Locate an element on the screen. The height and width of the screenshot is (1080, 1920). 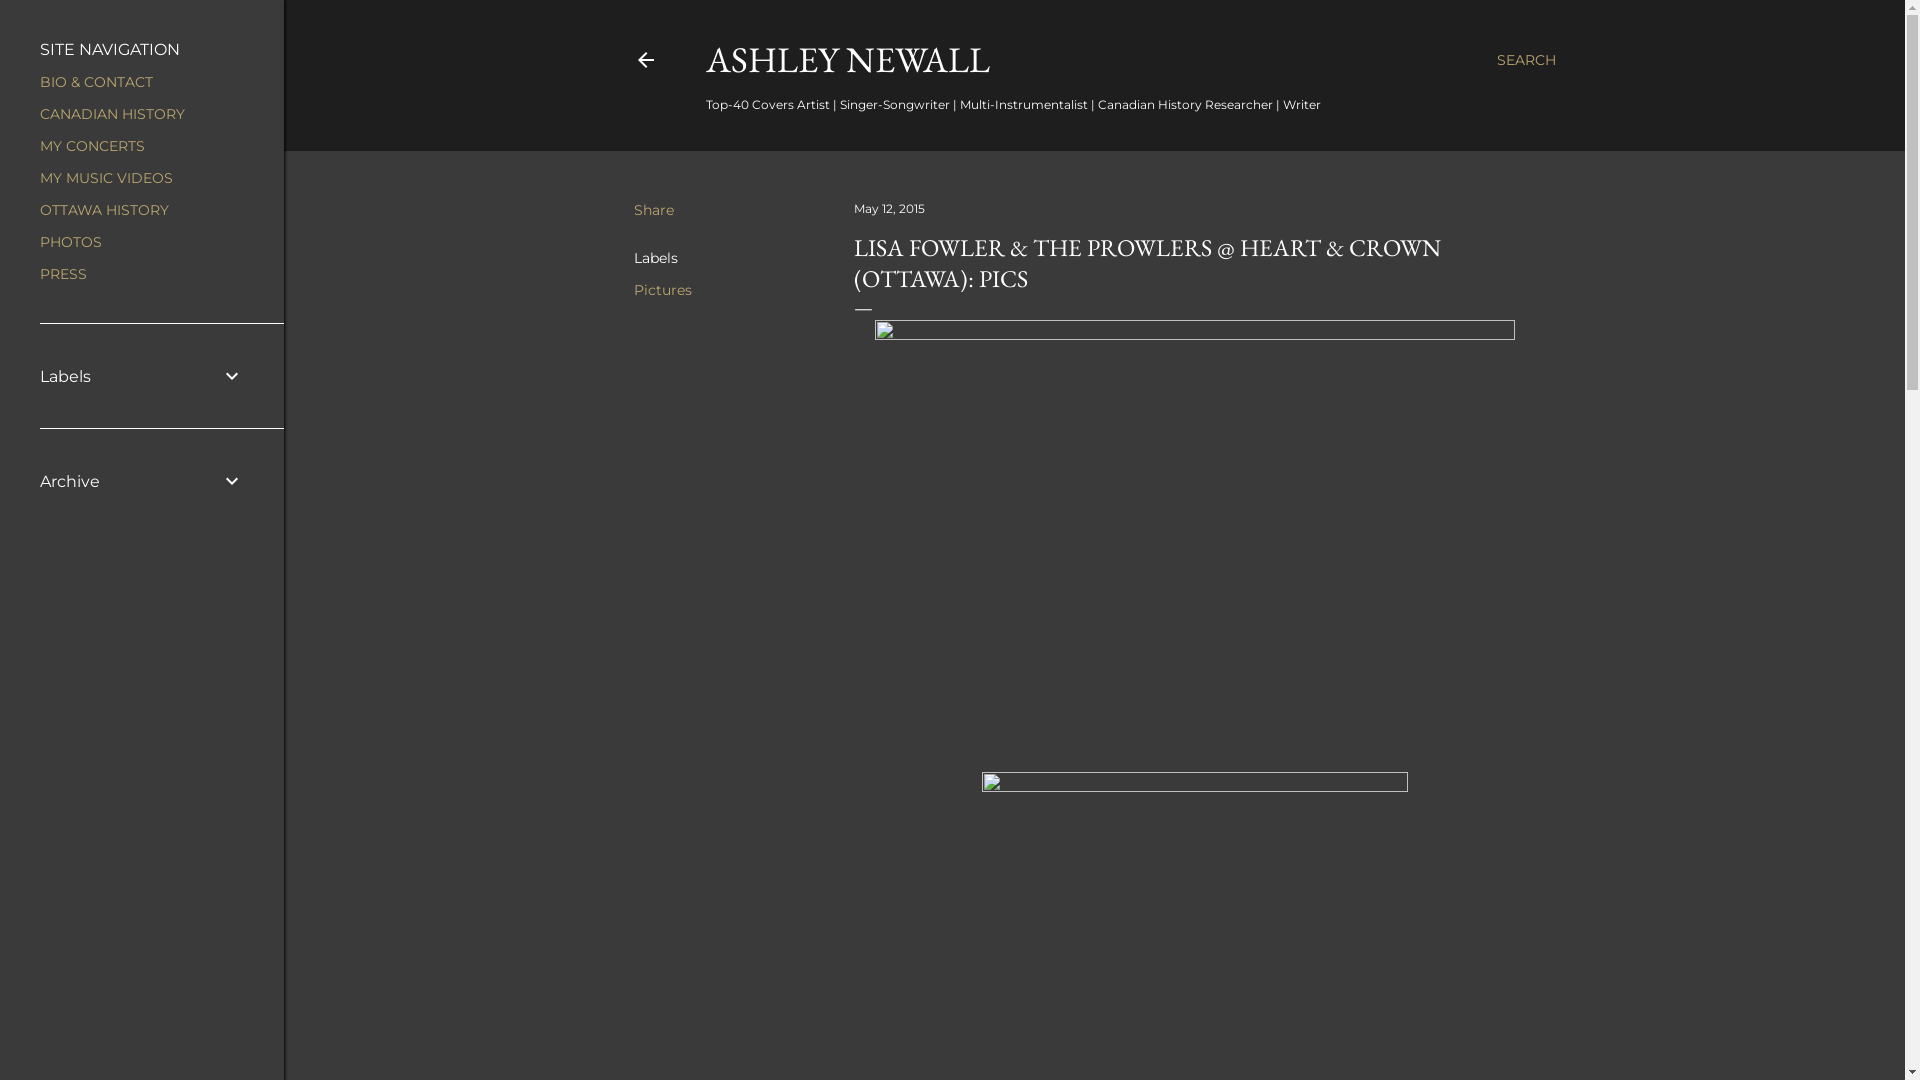
'MY CONCERTS' is located at coordinates (91, 145).